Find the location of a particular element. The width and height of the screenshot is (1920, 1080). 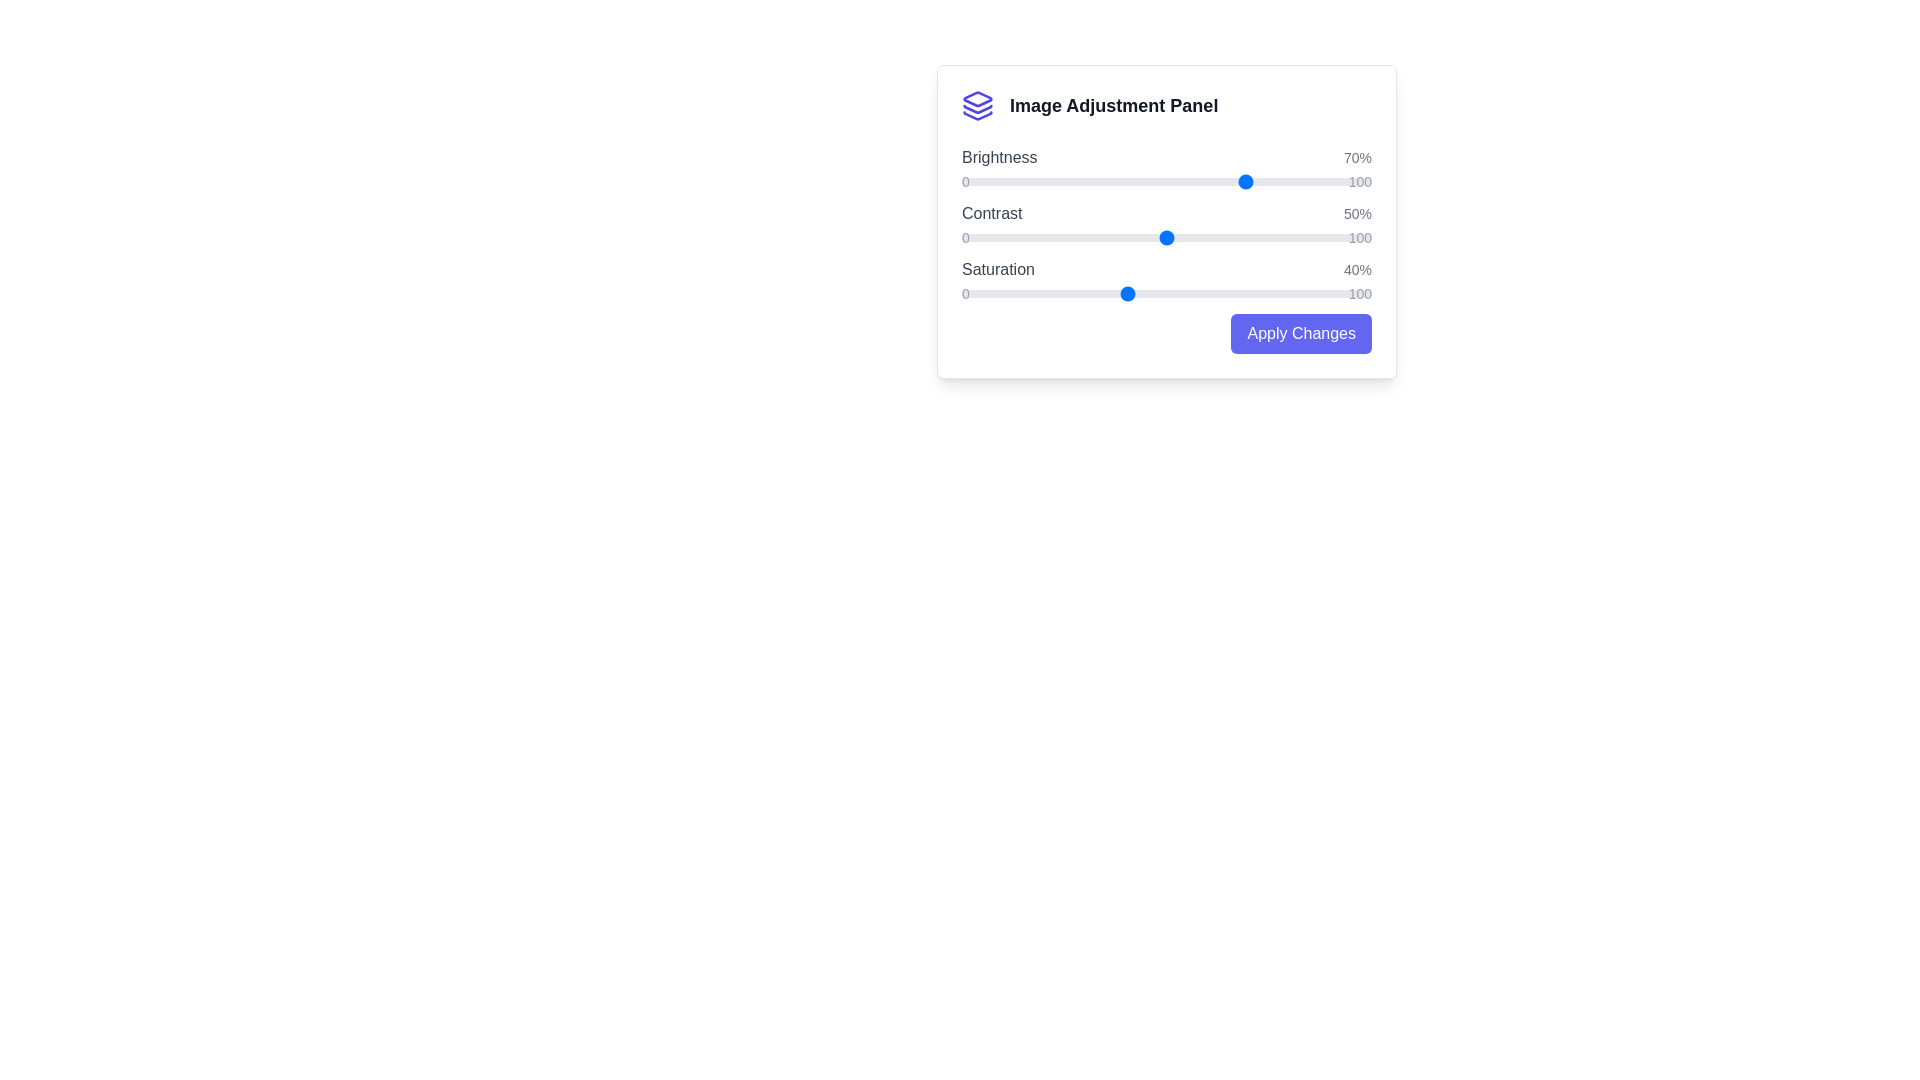

the slider for brightness is located at coordinates (1166, 181).